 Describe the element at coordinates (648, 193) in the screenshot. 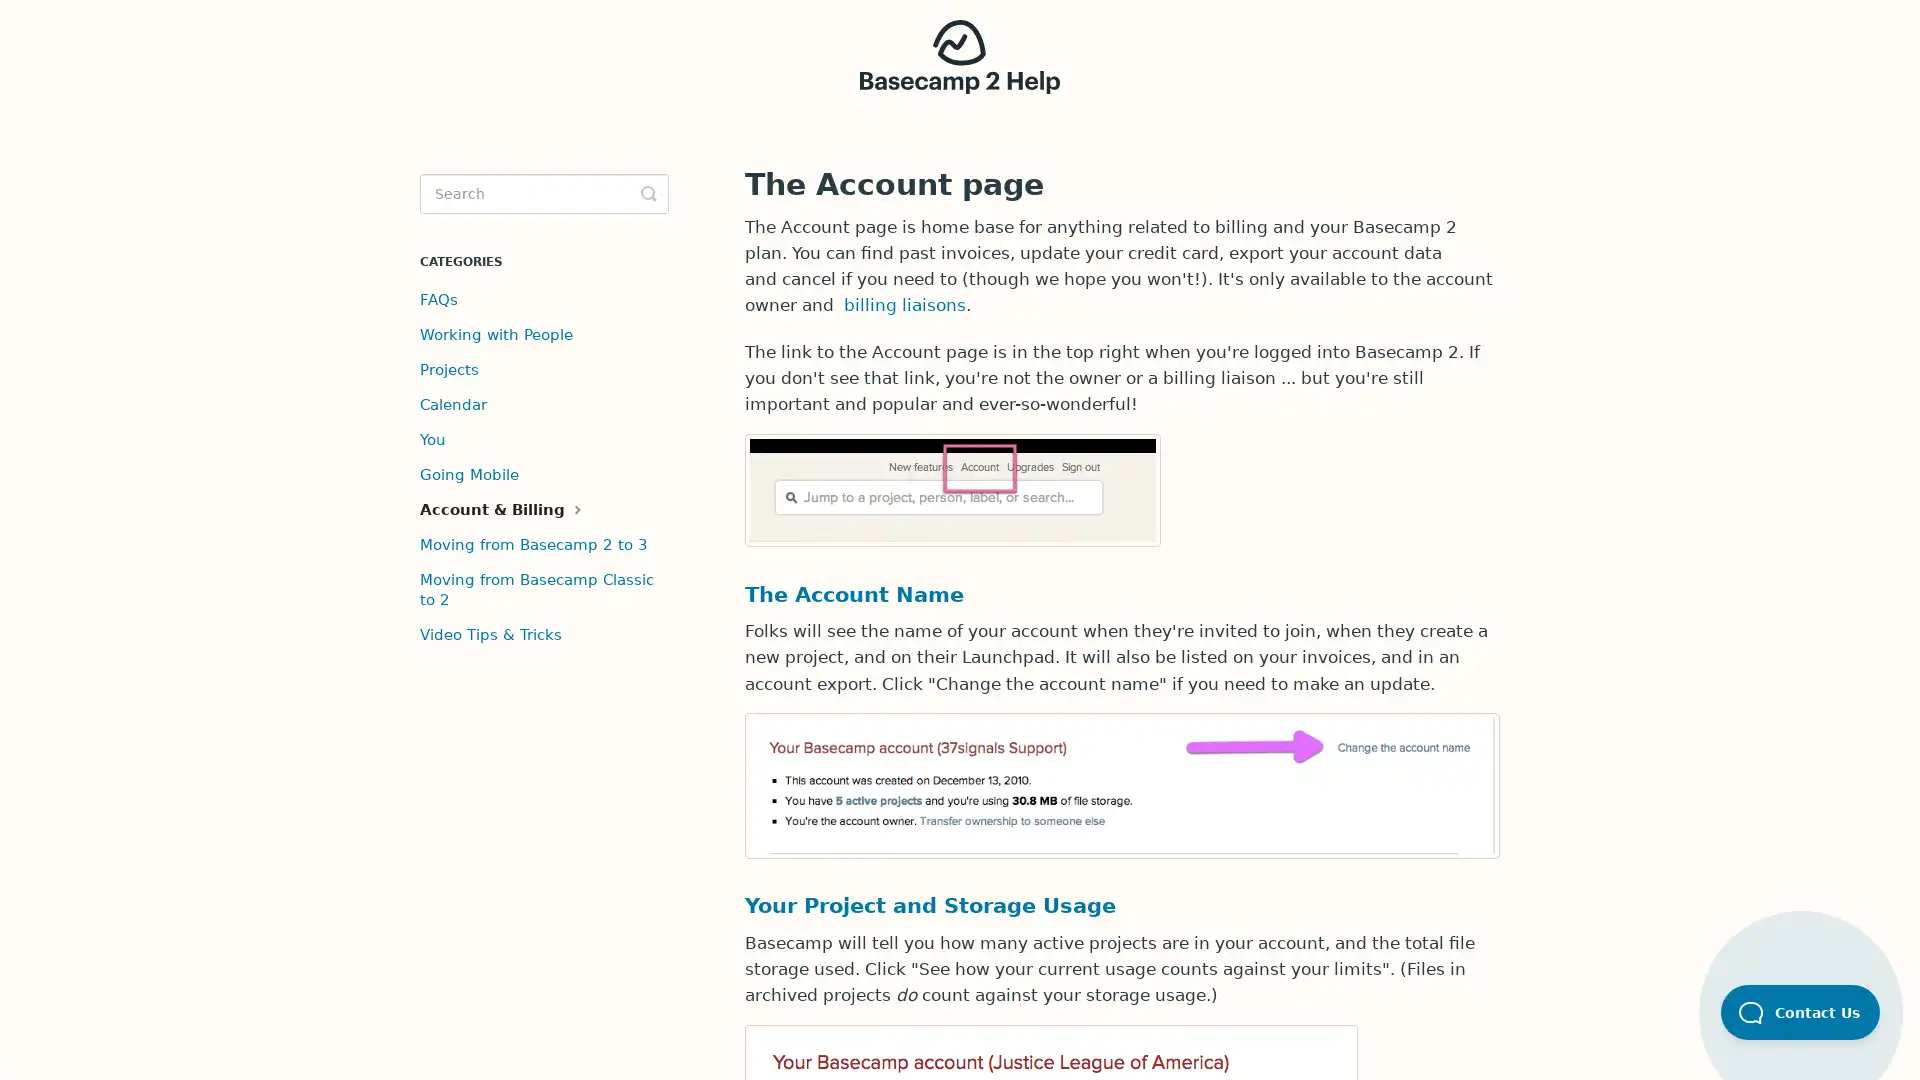

I see `Toggle Search` at that location.